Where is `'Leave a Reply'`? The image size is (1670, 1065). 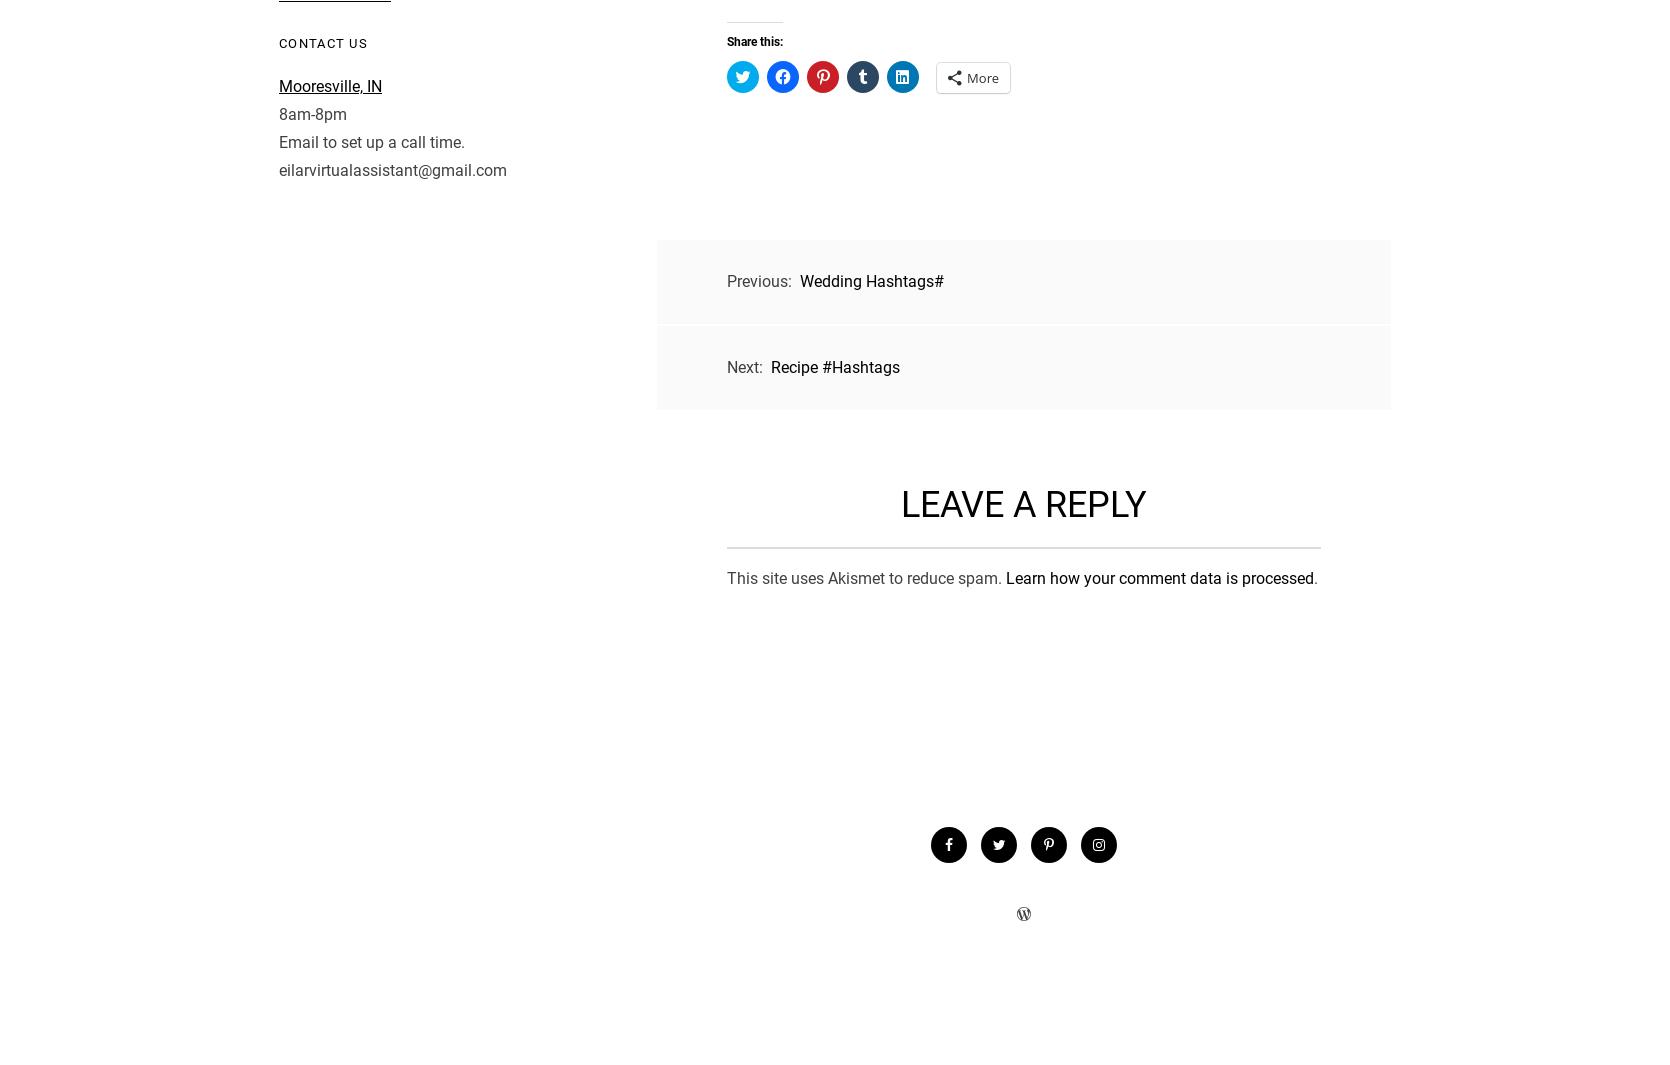
'Leave a Reply' is located at coordinates (1024, 504).